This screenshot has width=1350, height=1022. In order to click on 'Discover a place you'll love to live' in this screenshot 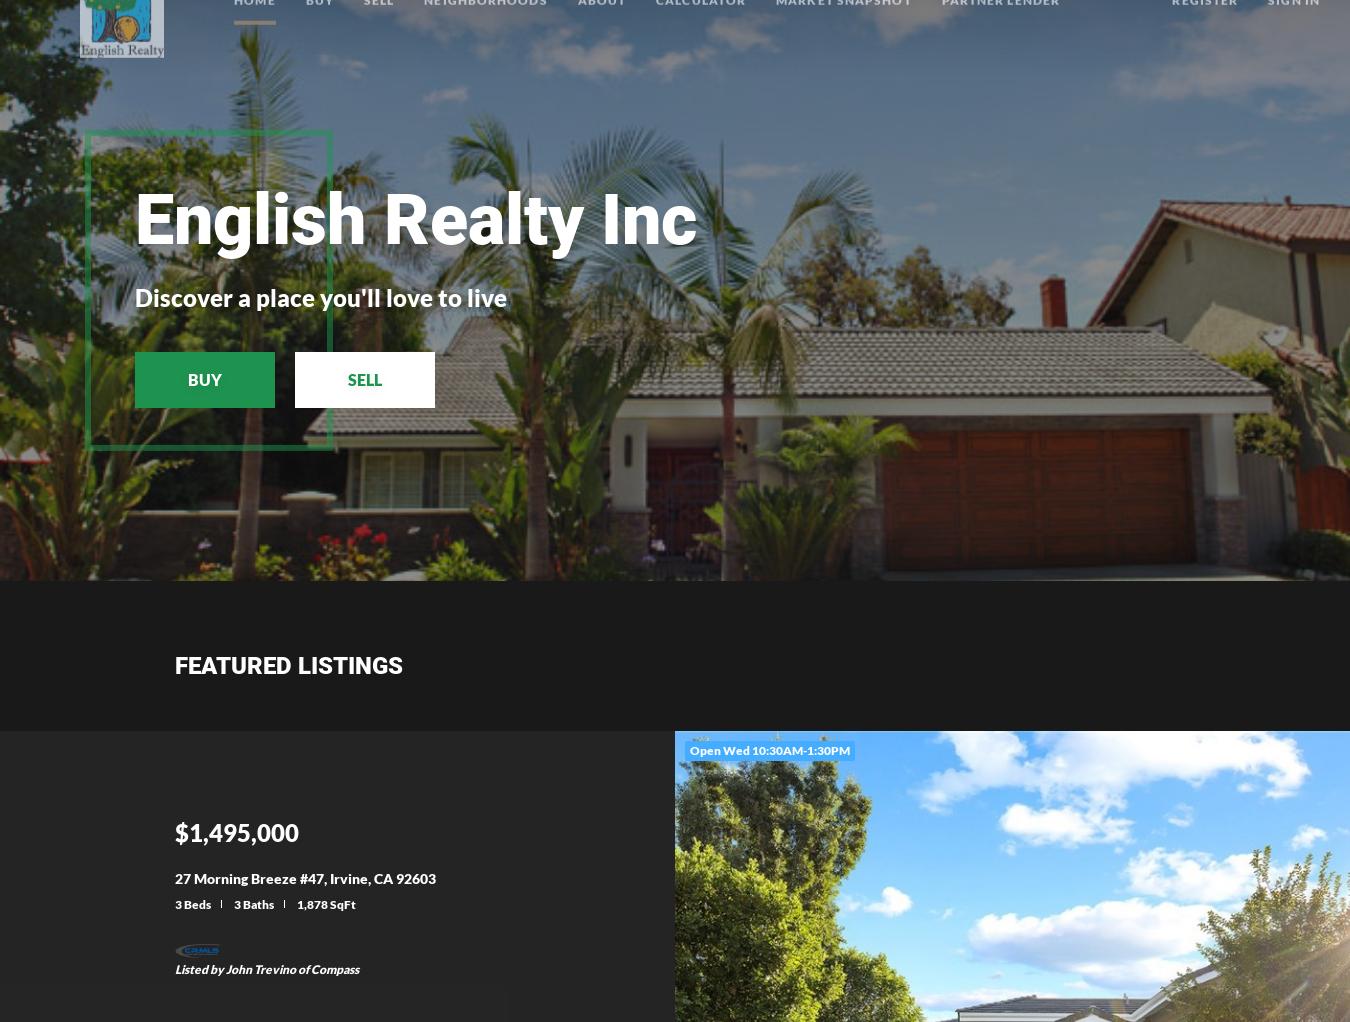, I will do `click(135, 295)`.